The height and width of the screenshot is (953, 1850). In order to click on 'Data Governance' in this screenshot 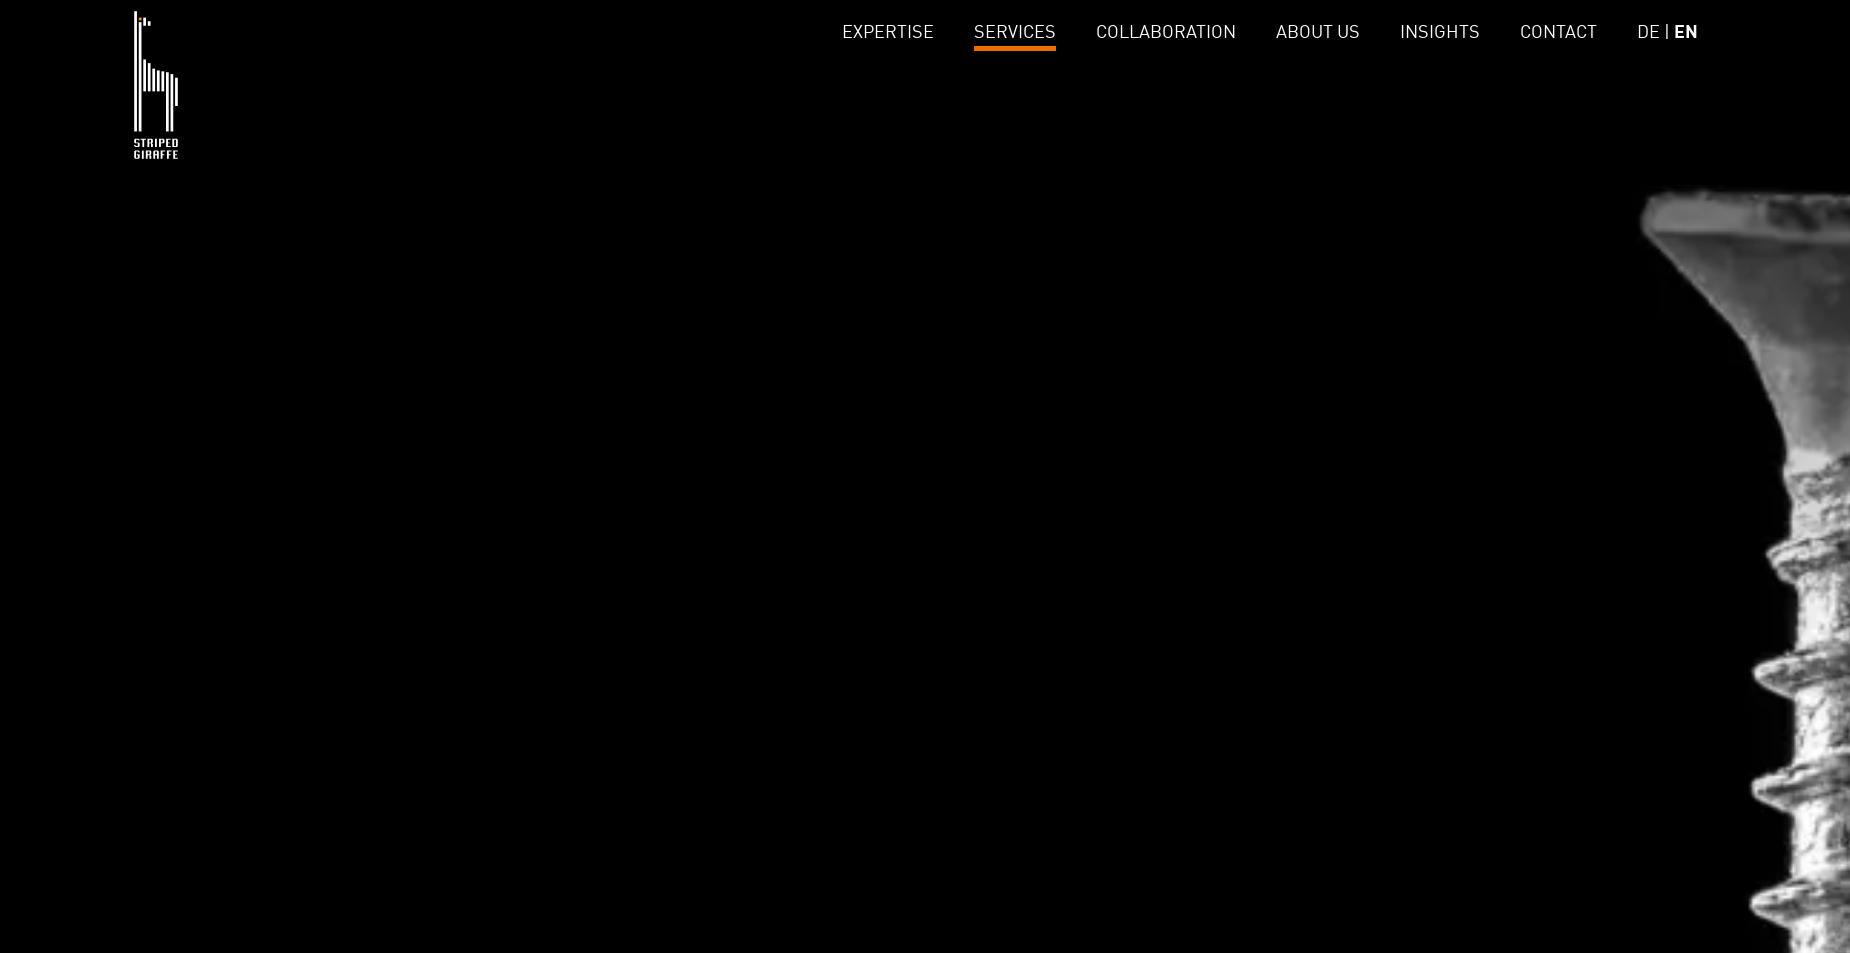, I will do `click(606, 153)`.